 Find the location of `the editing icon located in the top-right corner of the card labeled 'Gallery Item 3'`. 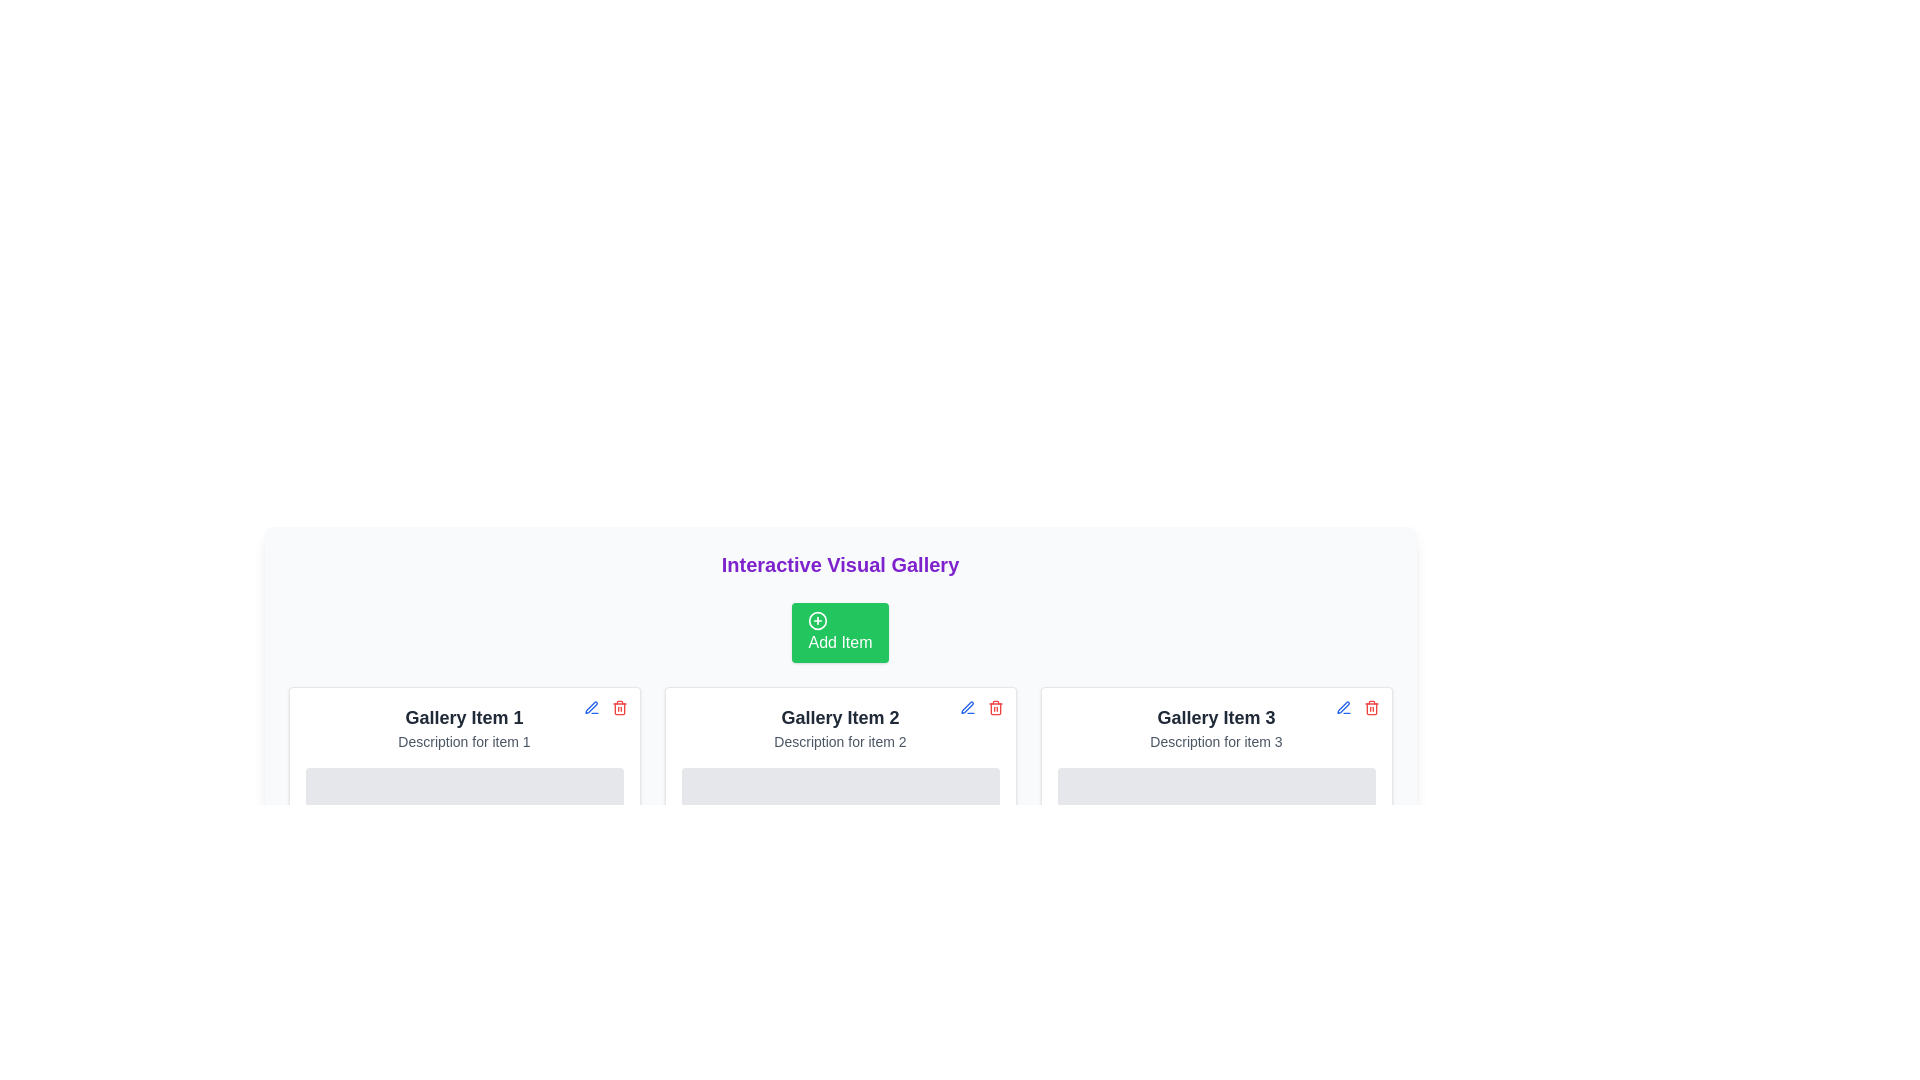

the editing icon located in the top-right corner of the card labeled 'Gallery Item 3' is located at coordinates (1343, 707).